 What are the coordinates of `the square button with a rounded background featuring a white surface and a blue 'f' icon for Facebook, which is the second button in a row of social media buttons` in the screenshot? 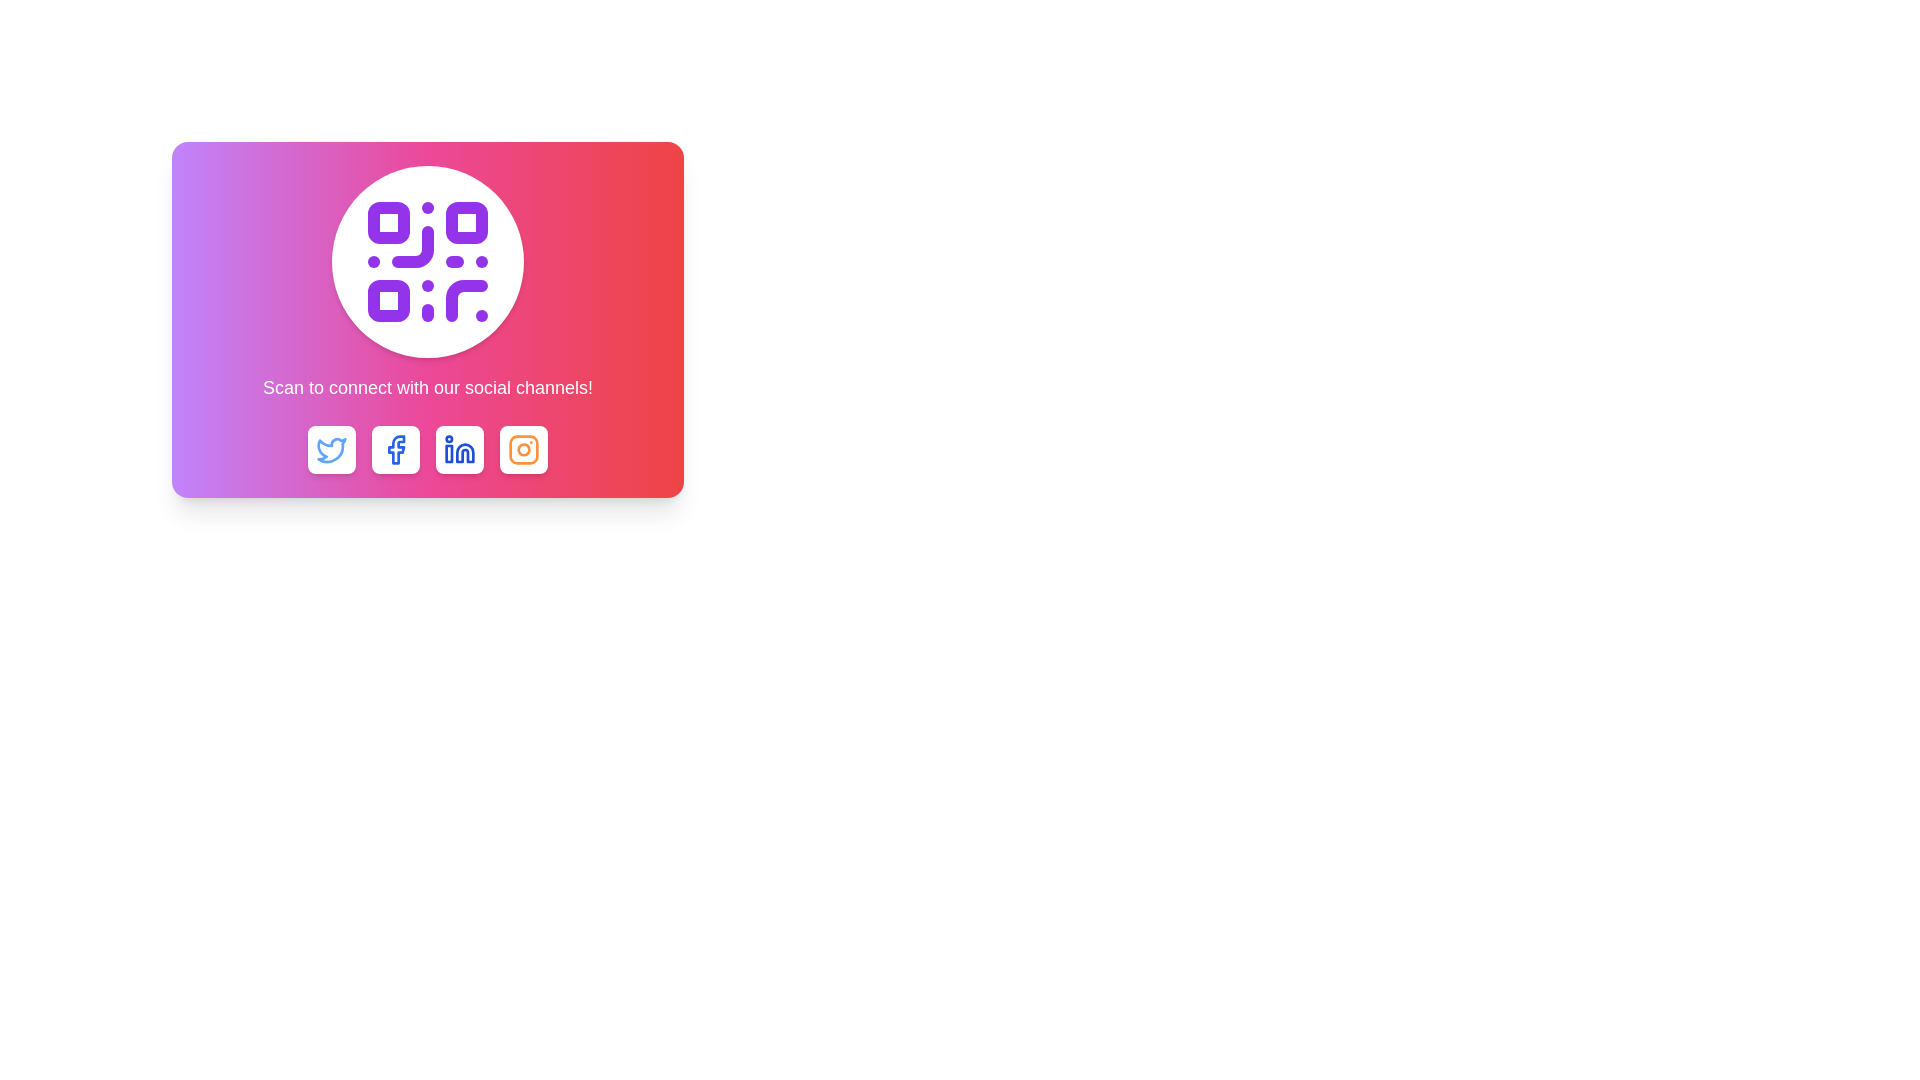 It's located at (395, 450).